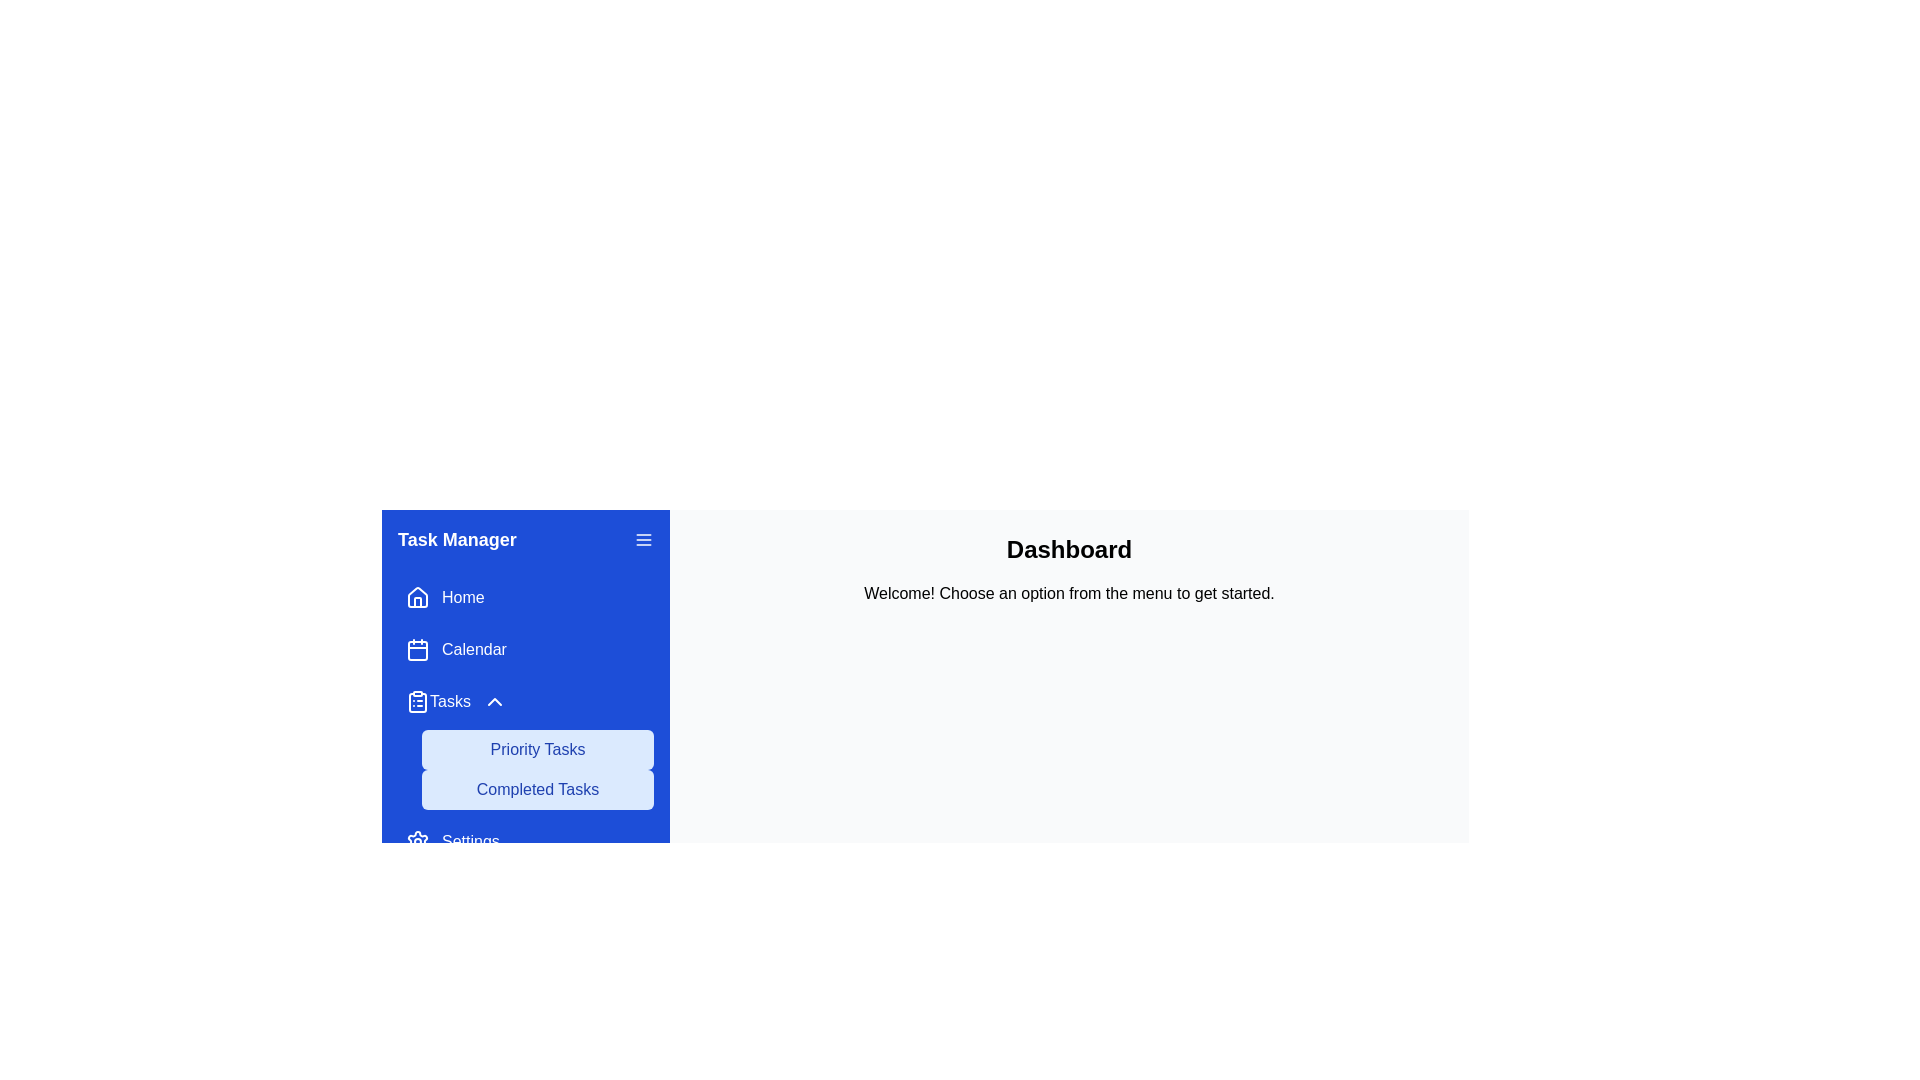  What do you see at coordinates (1068, 593) in the screenshot?
I see `the textual display that shows the message 'Welcome! Choose an option from the menu to get started.' located below the heading 'Dashboard' in the main content area` at bounding box center [1068, 593].